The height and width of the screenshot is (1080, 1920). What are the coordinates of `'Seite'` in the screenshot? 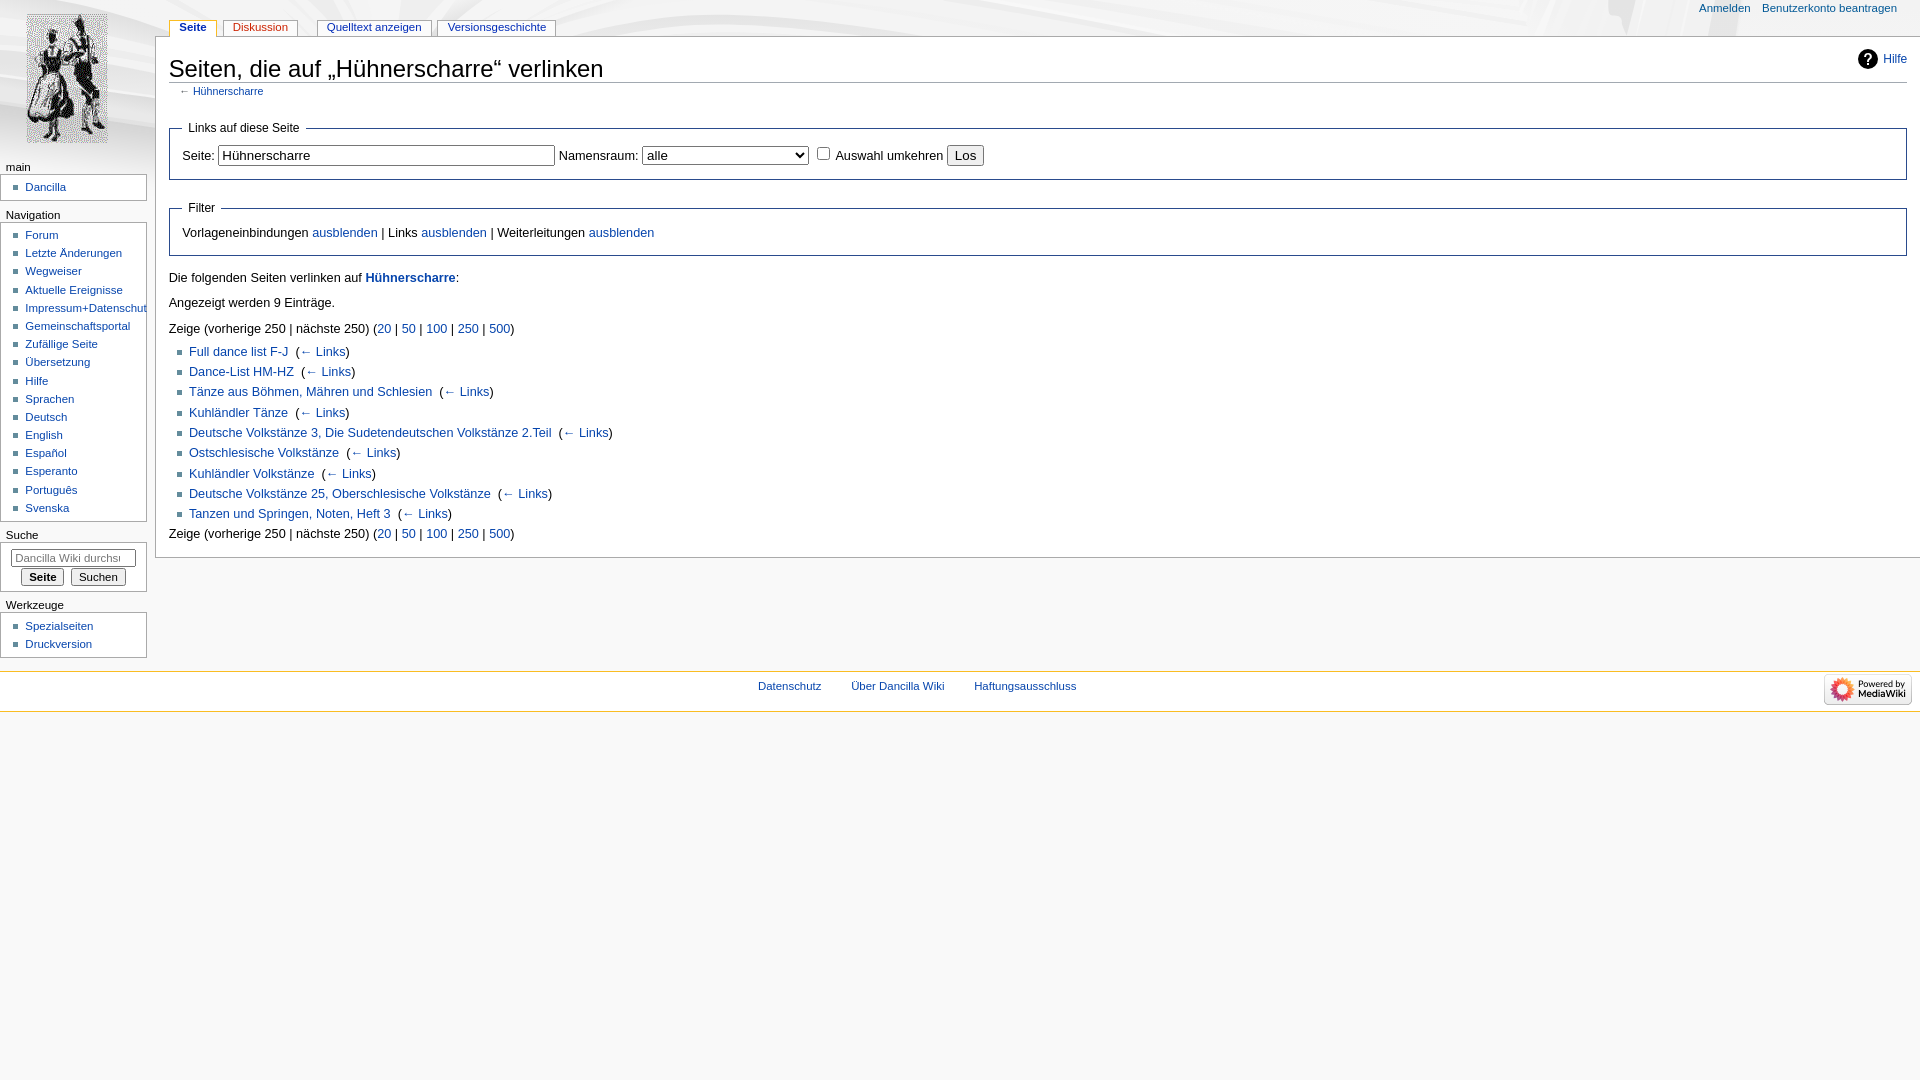 It's located at (192, 28).